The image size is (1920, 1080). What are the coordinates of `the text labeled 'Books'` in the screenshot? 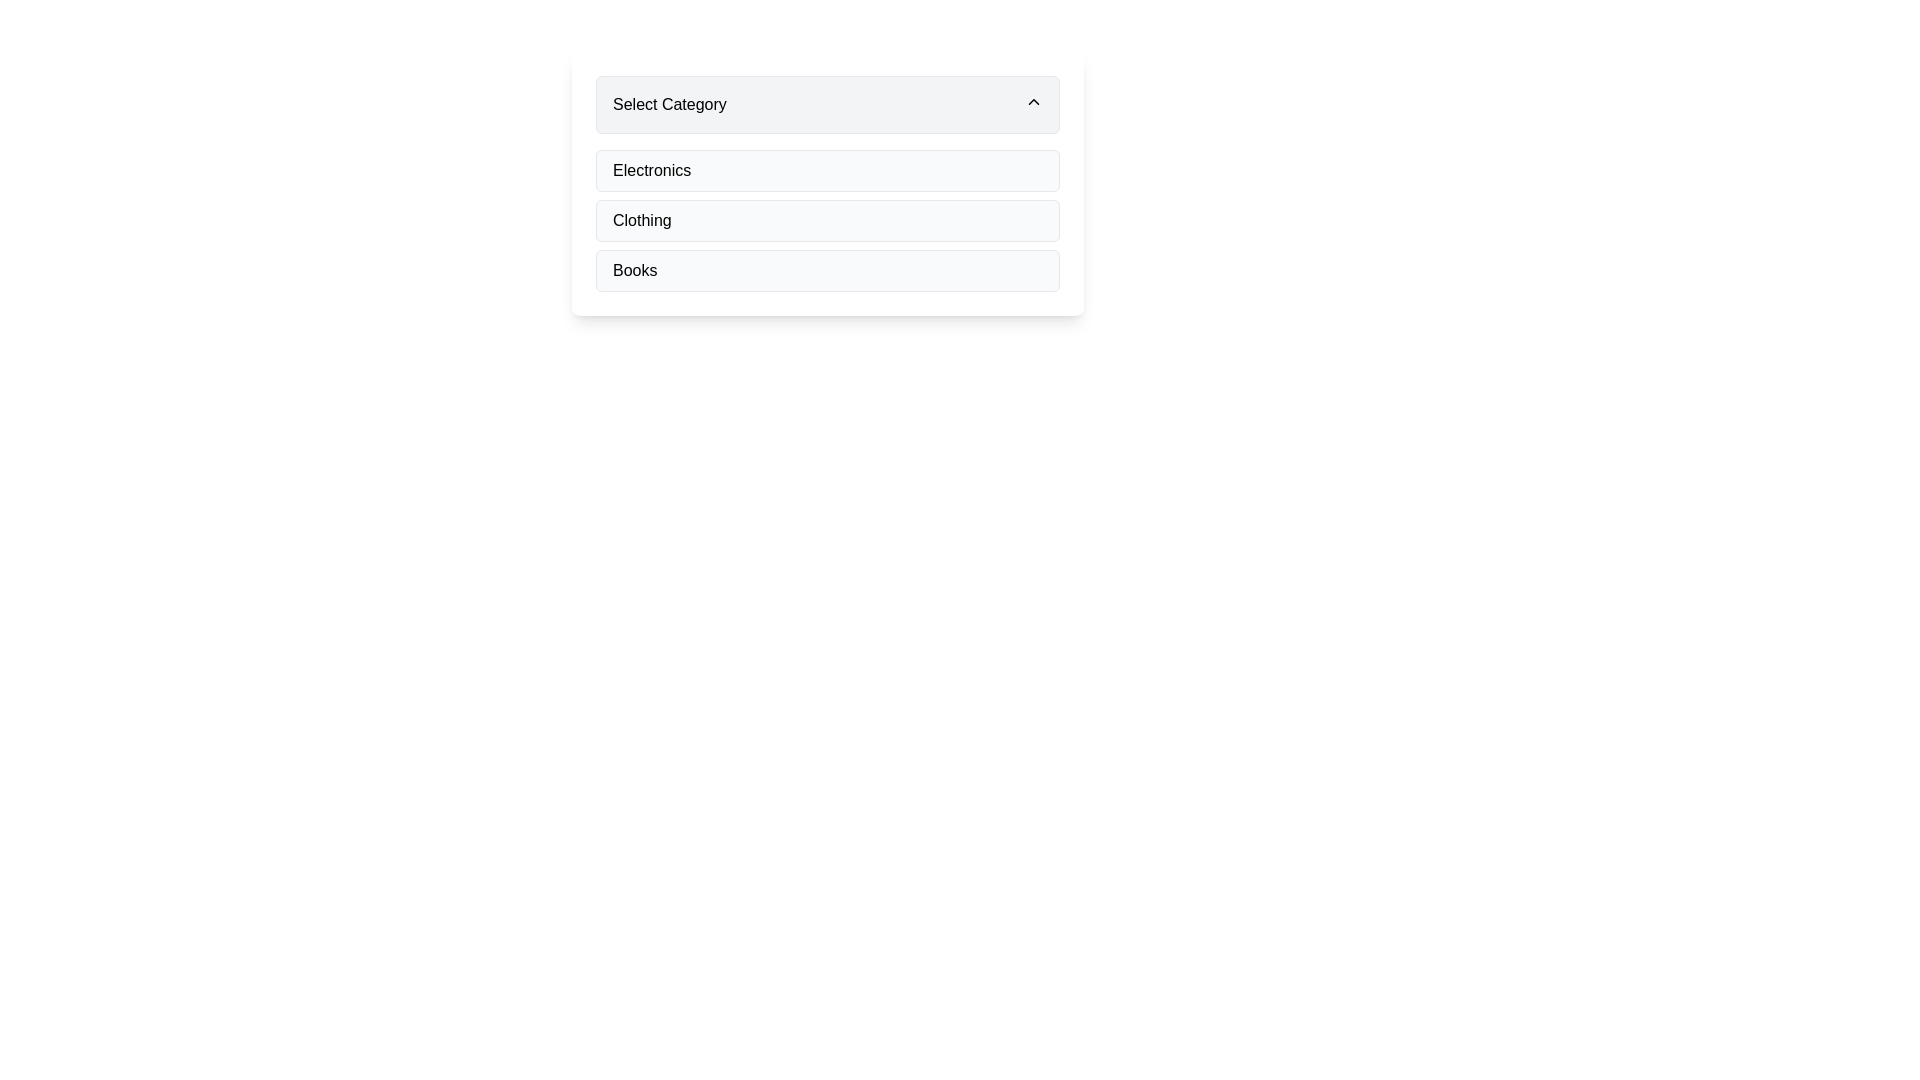 It's located at (634, 270).